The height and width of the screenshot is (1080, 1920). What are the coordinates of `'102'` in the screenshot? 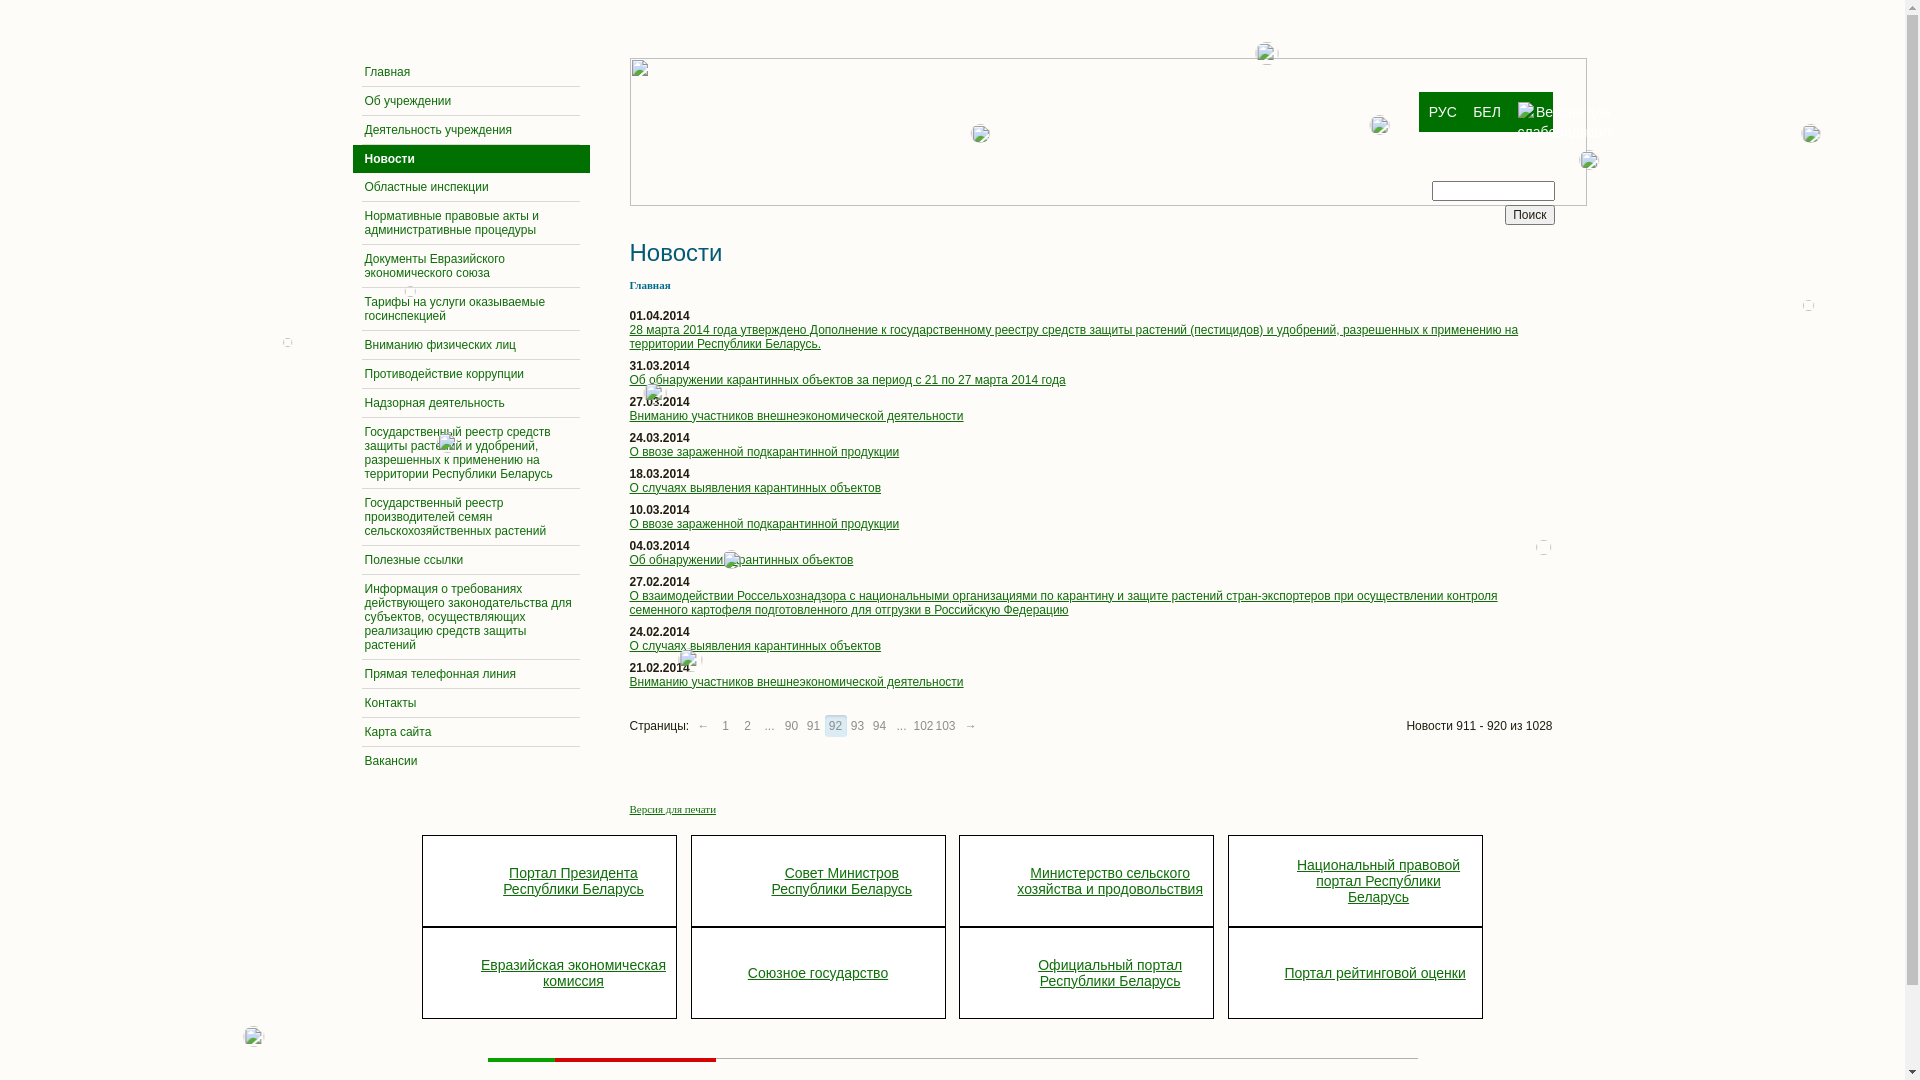 It's located at (923, 725).